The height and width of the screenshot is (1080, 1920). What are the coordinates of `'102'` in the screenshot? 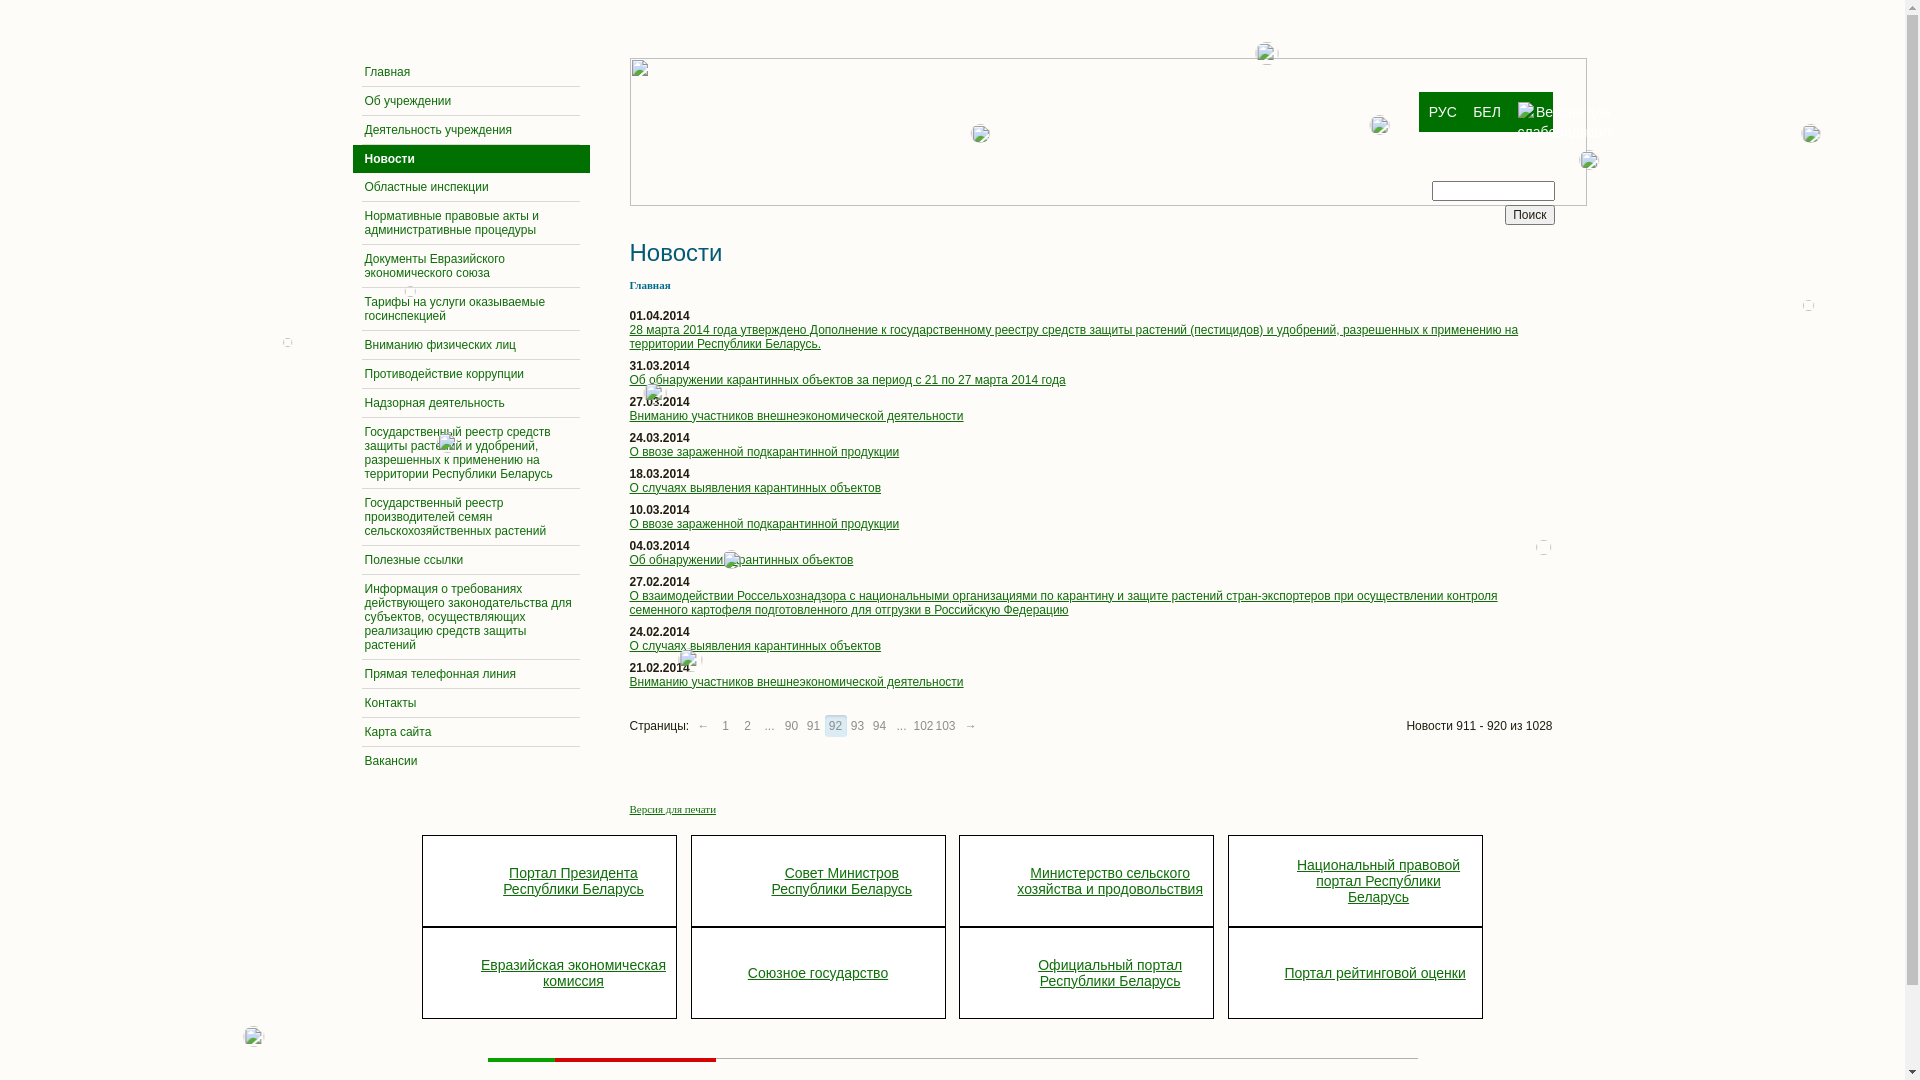 It's located at (923, 725).